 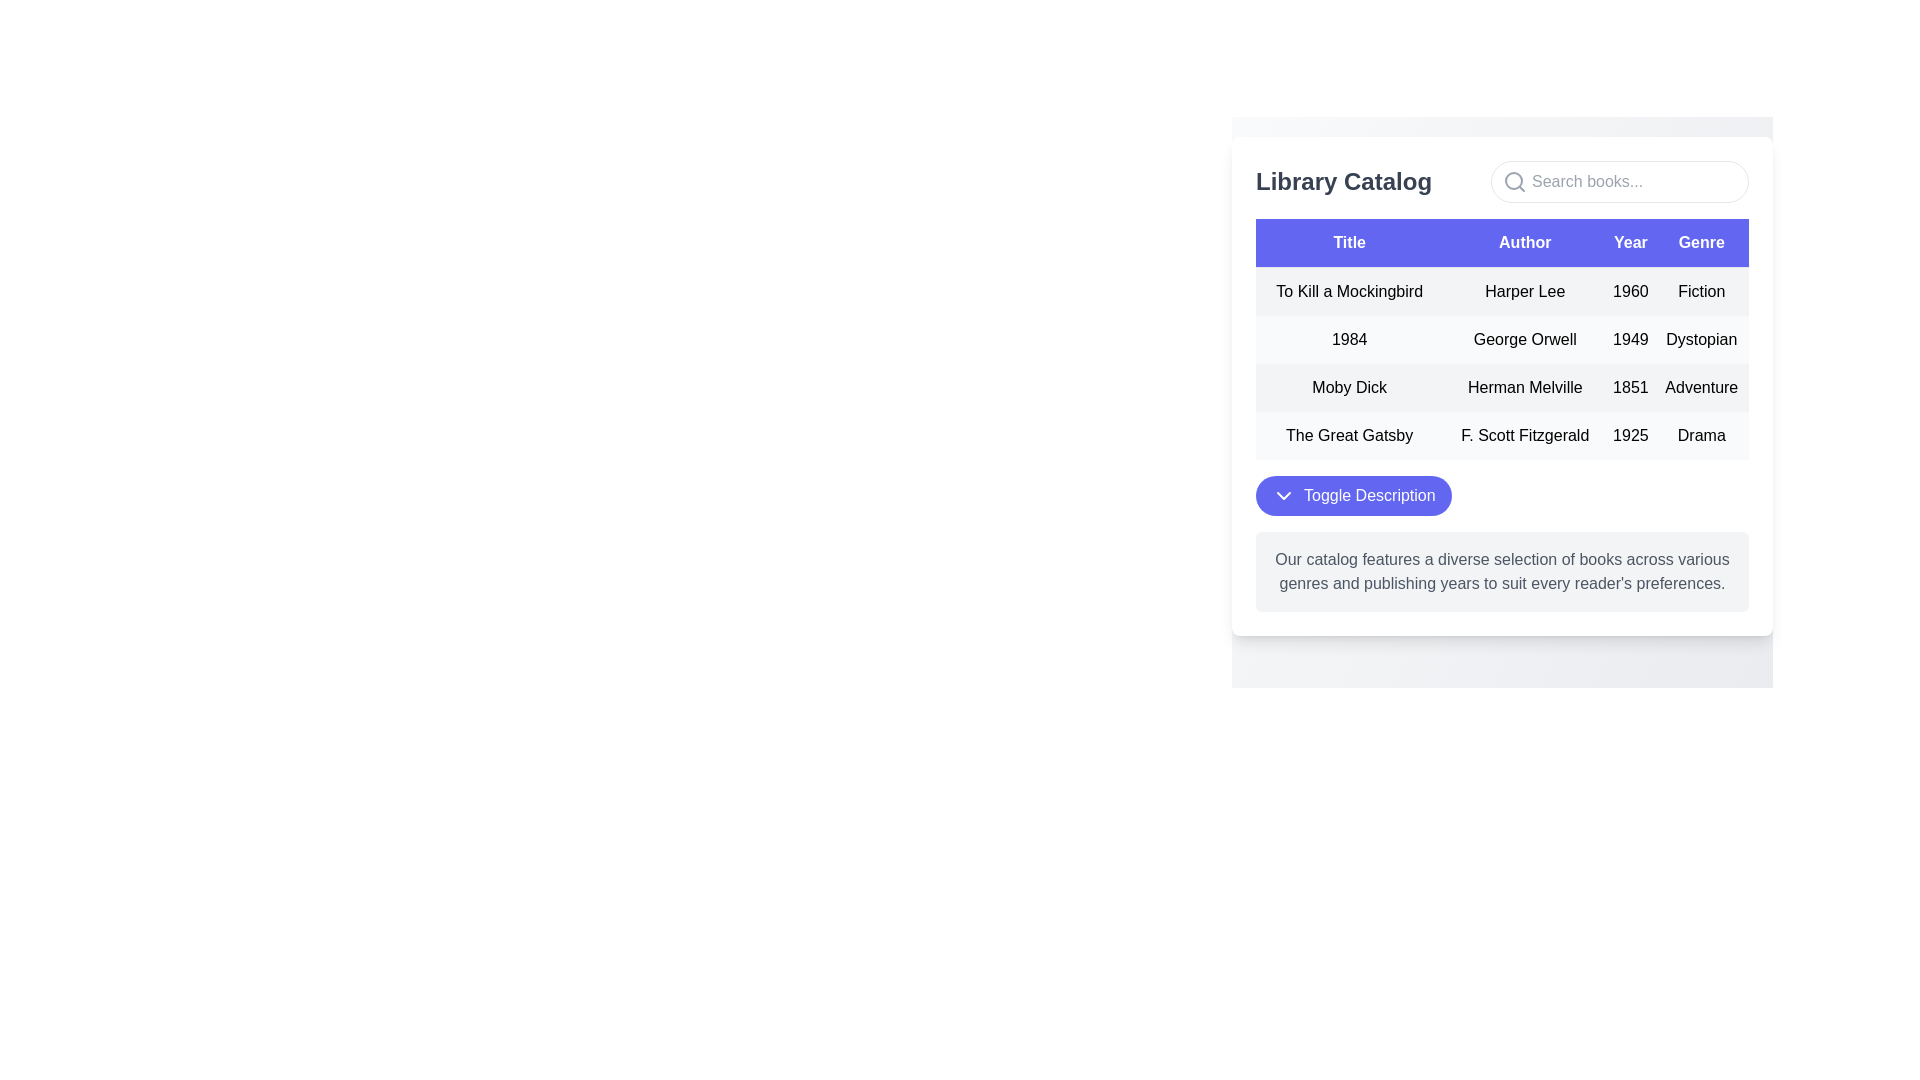 I want to click on the text label displaying '1984' in black font located in the second row under the 'Title' column, so click(x=1349, y=338).